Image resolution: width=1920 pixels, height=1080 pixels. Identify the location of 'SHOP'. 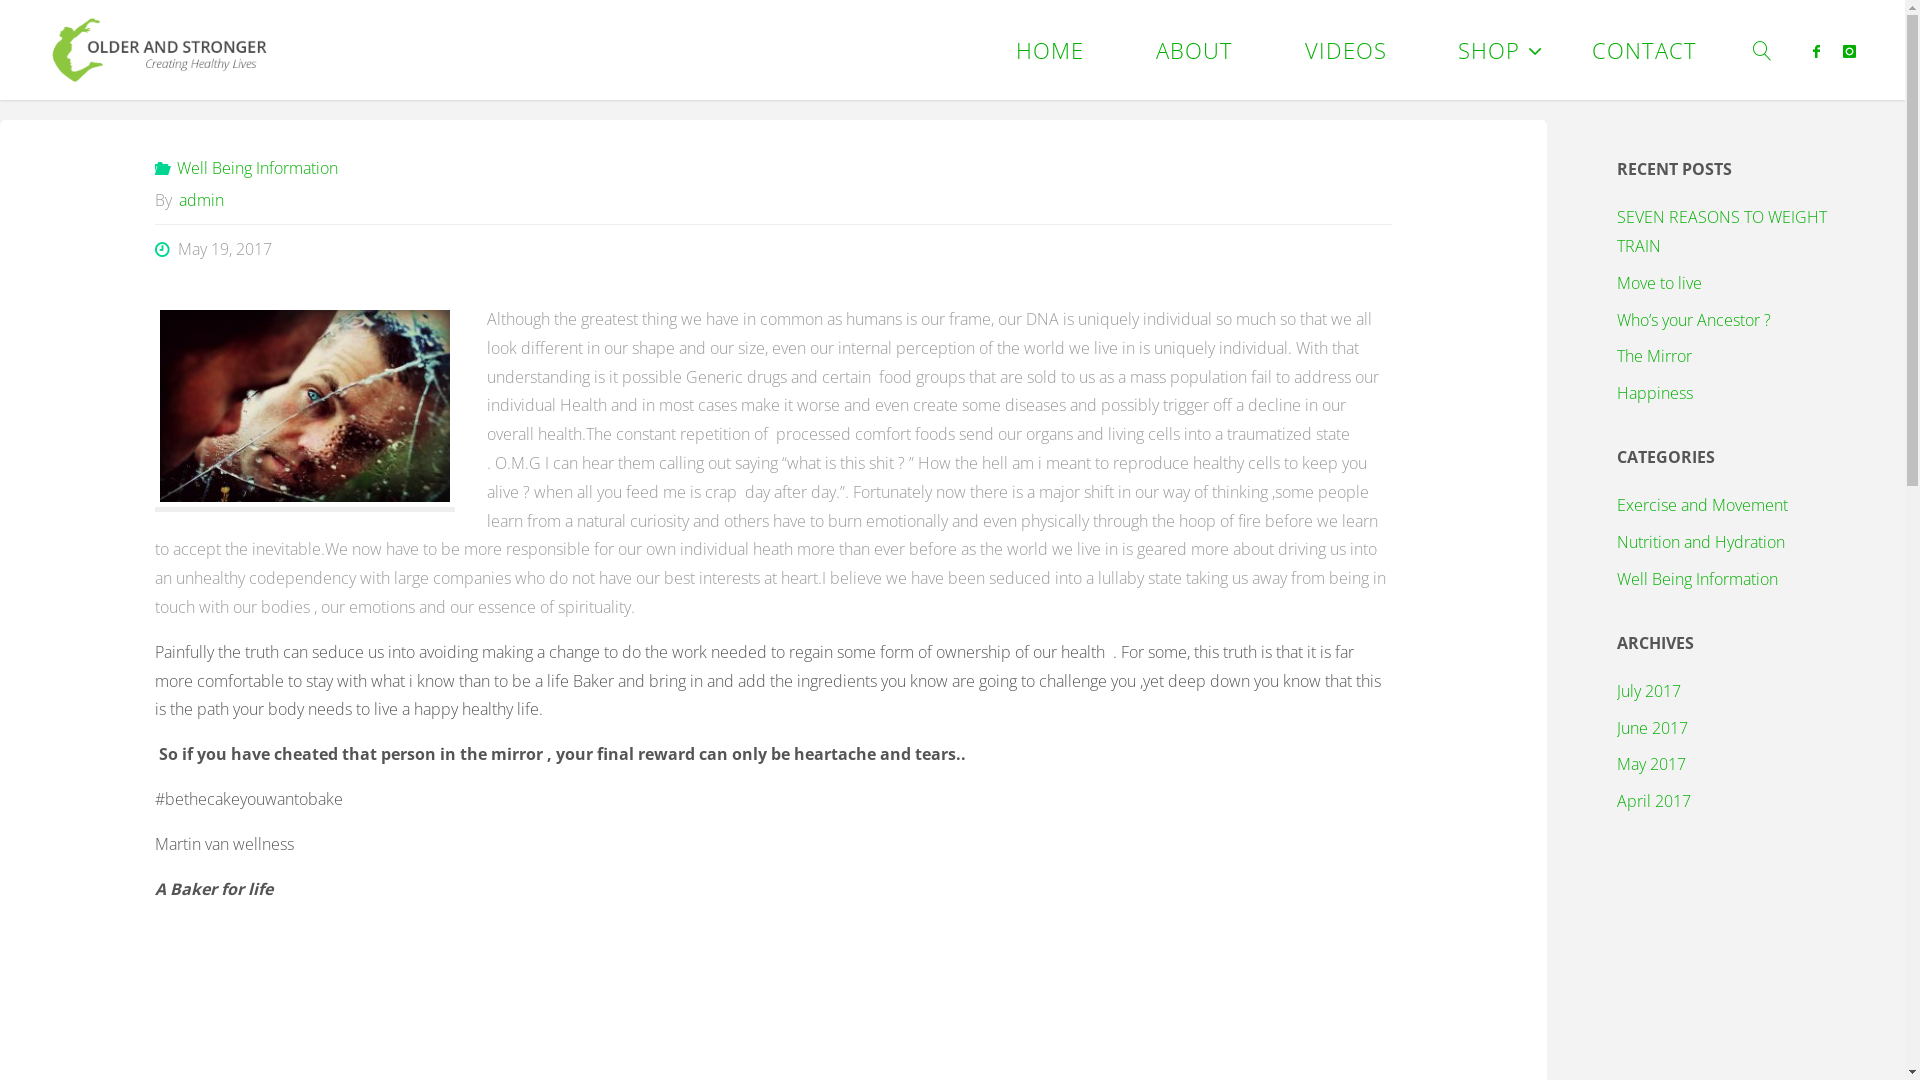
(1420, 49).